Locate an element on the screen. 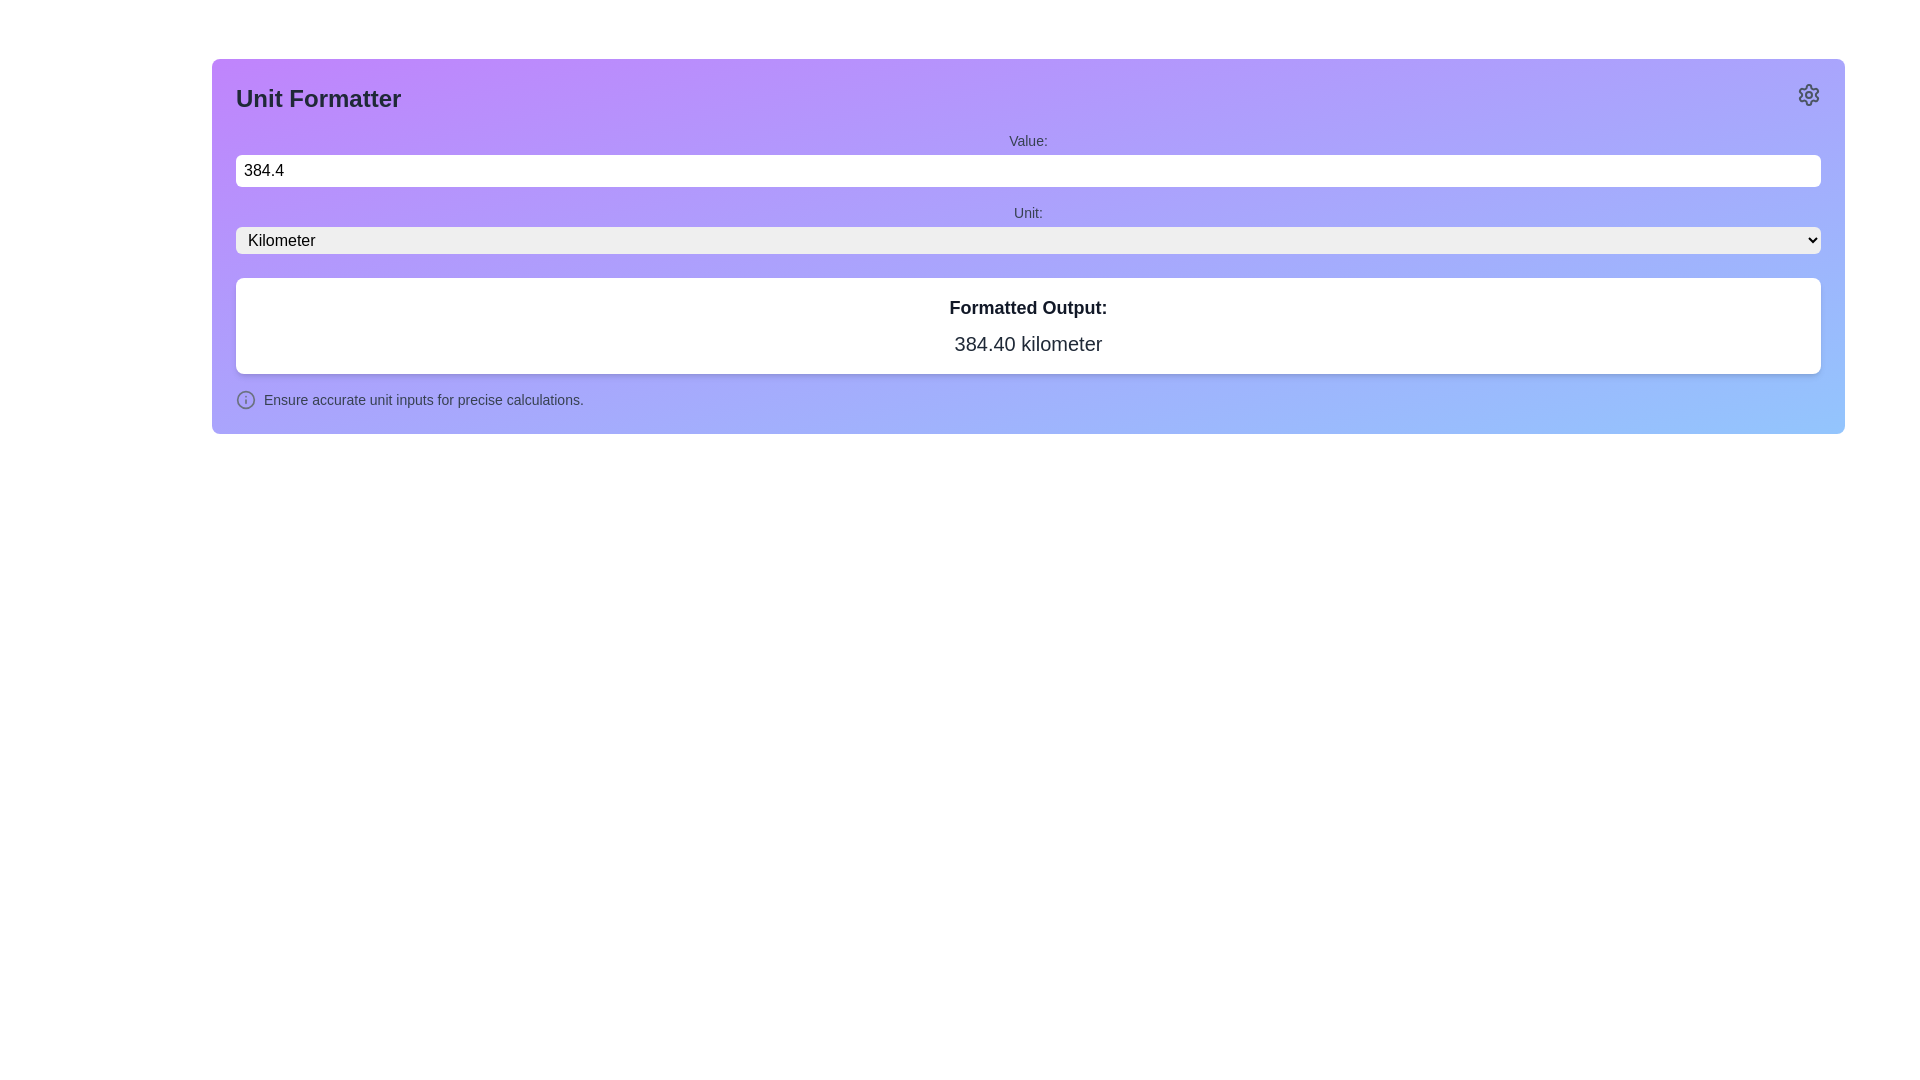  the static text label that serves as a context label for the unit-selection dropdown, located to the left of the dropdown menu is located at coordinates (1028, 212).